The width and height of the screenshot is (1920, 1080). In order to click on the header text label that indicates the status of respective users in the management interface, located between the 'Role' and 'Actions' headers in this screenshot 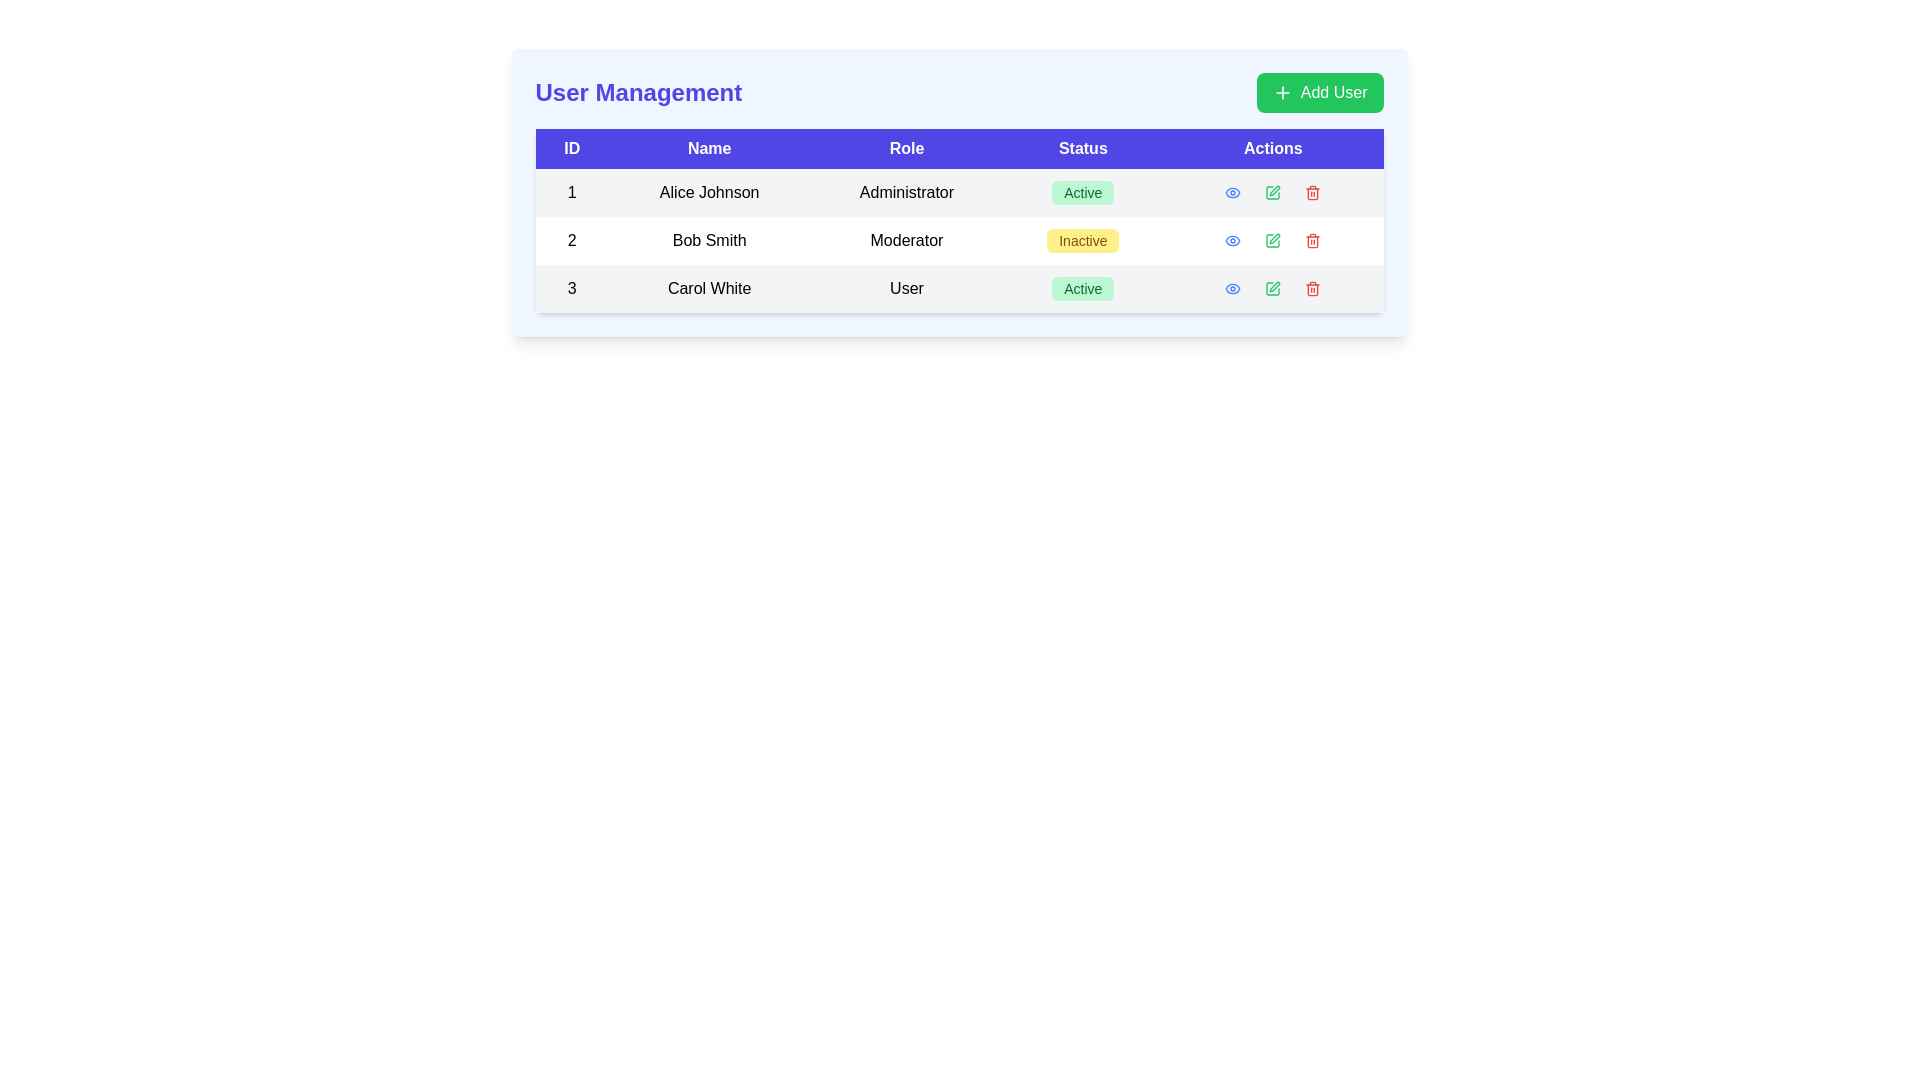, I will do `click(1082, 148)`.